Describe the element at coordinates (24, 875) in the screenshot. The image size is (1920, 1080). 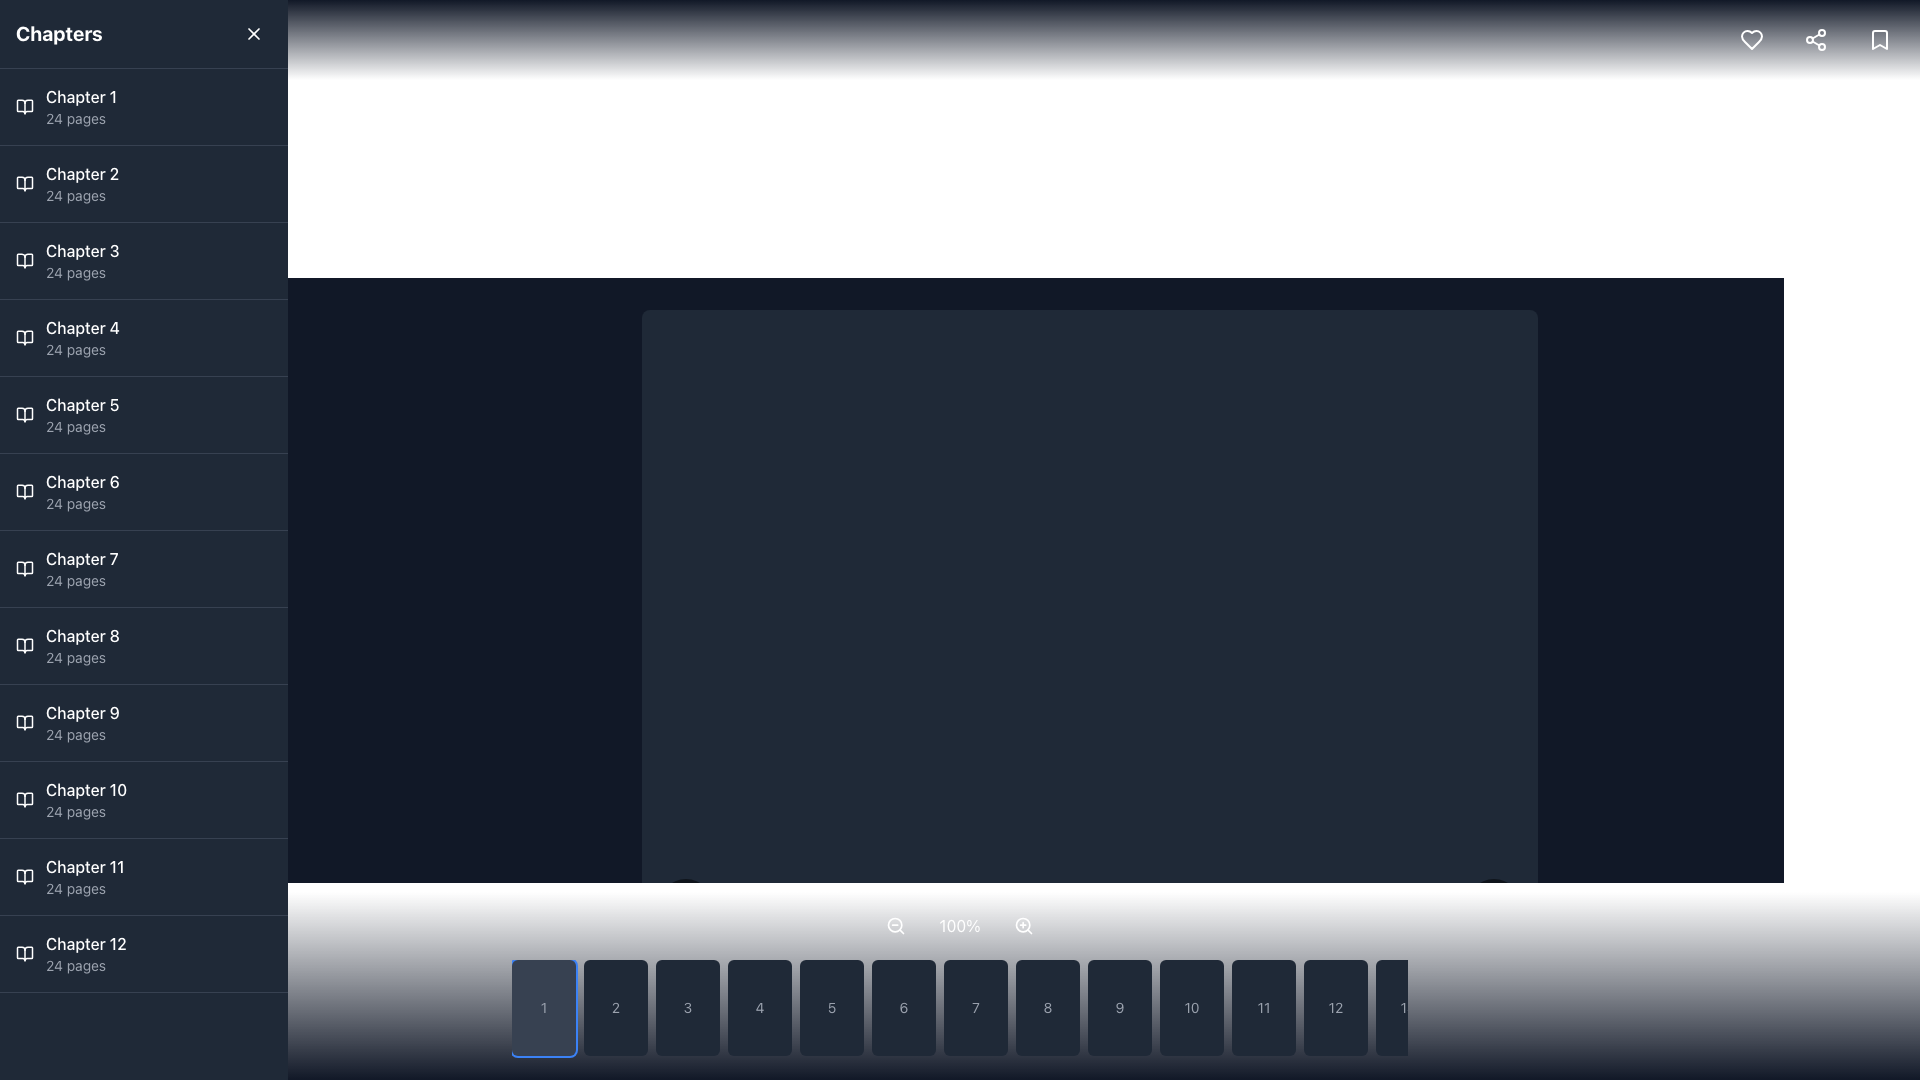
I see `the icon representing 'Chapter 11 24 pages' located in the vertical sidebar to note its visual association with the chapter text` at that location.